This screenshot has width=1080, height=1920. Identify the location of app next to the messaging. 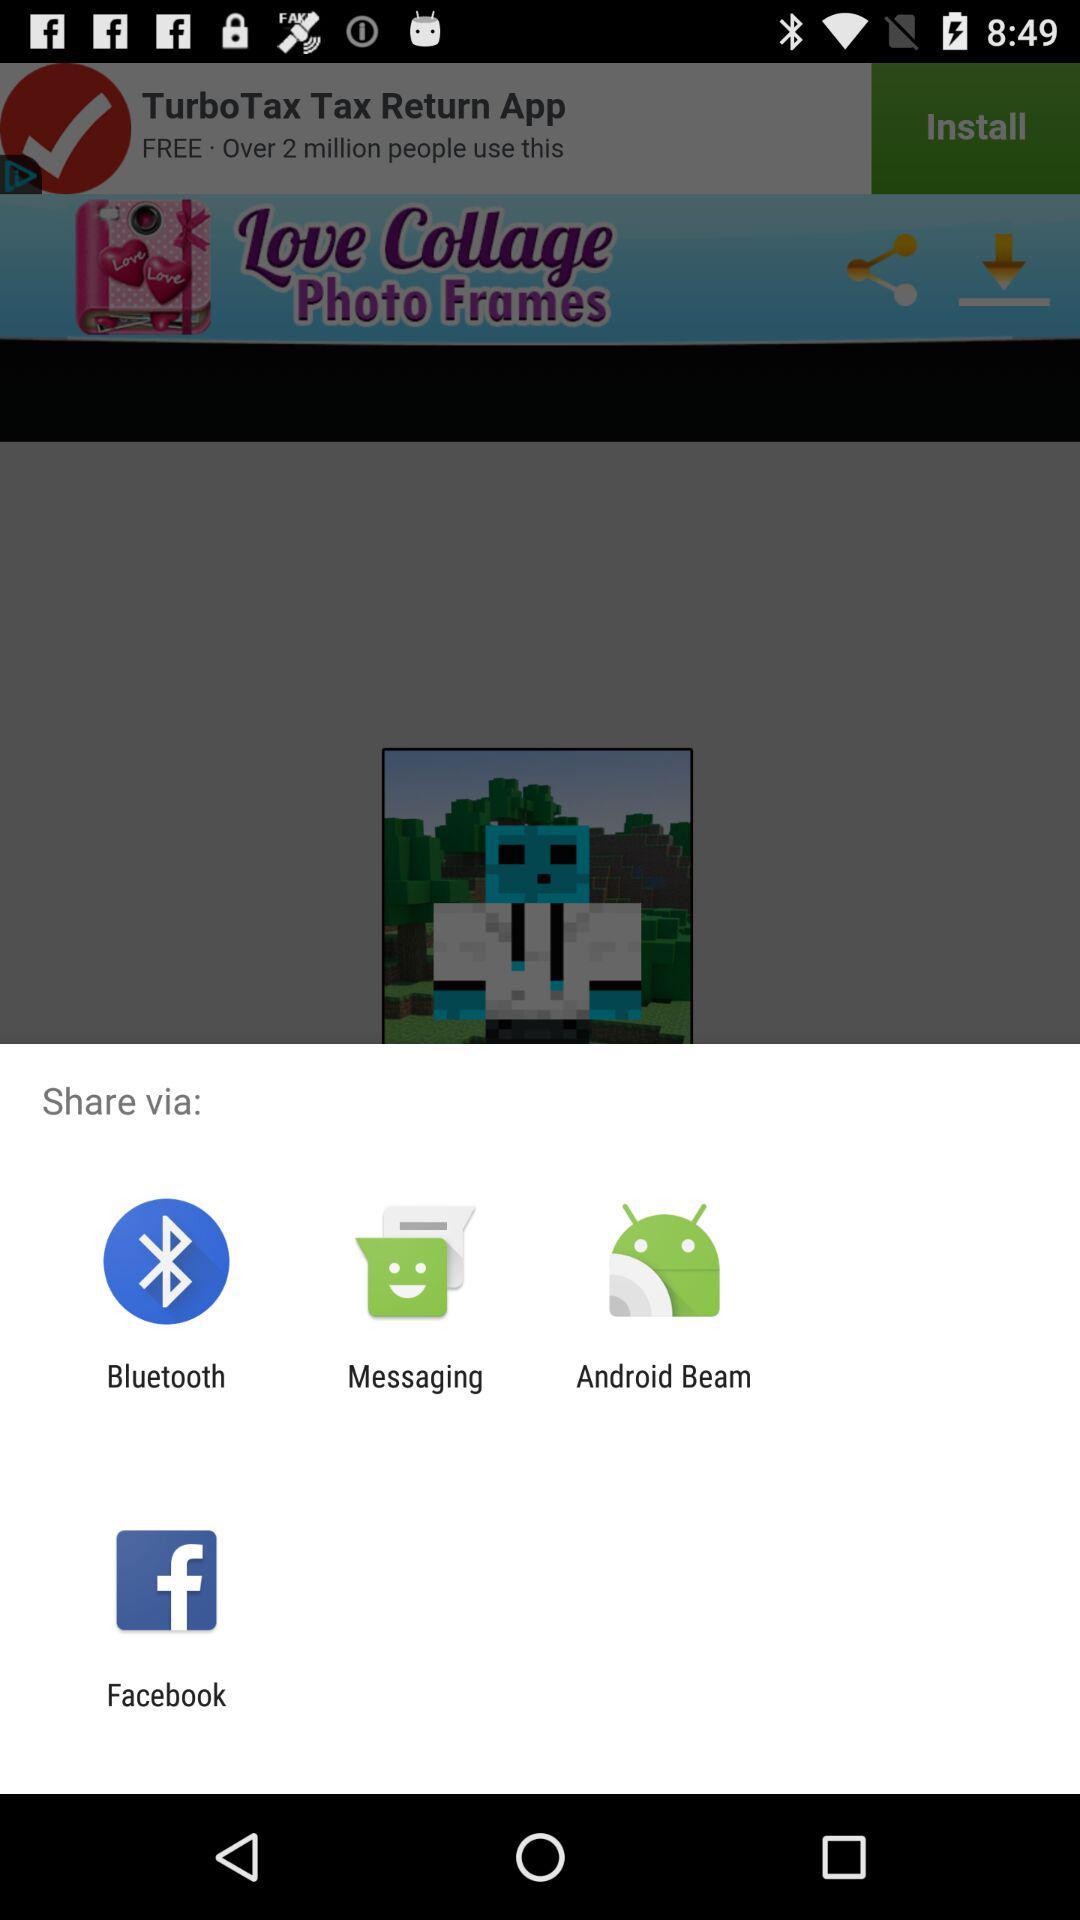
(165, 1392).